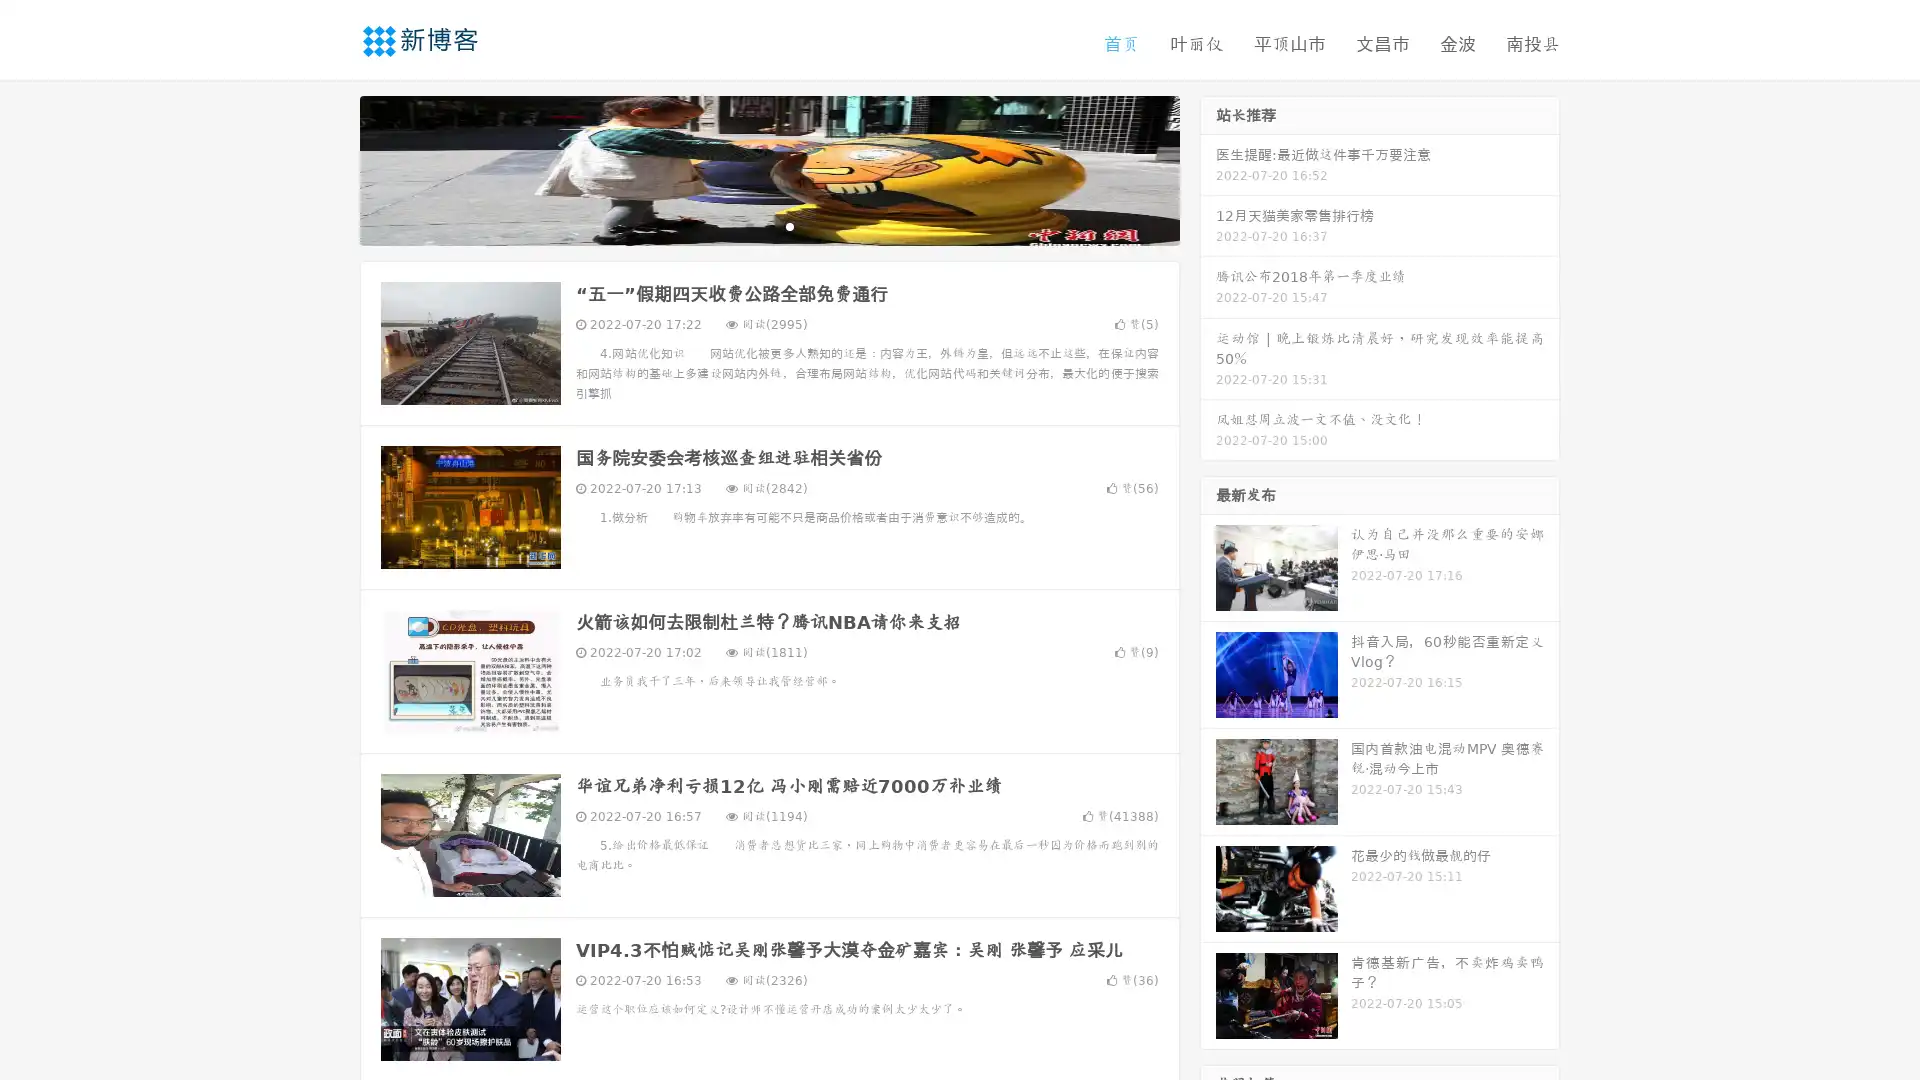 This screenshot has height=1080, width=1920. What do you see at coordinates (1208, 168) in the screenshot?
I see `Next slide` at bounding box center [1208, 168].